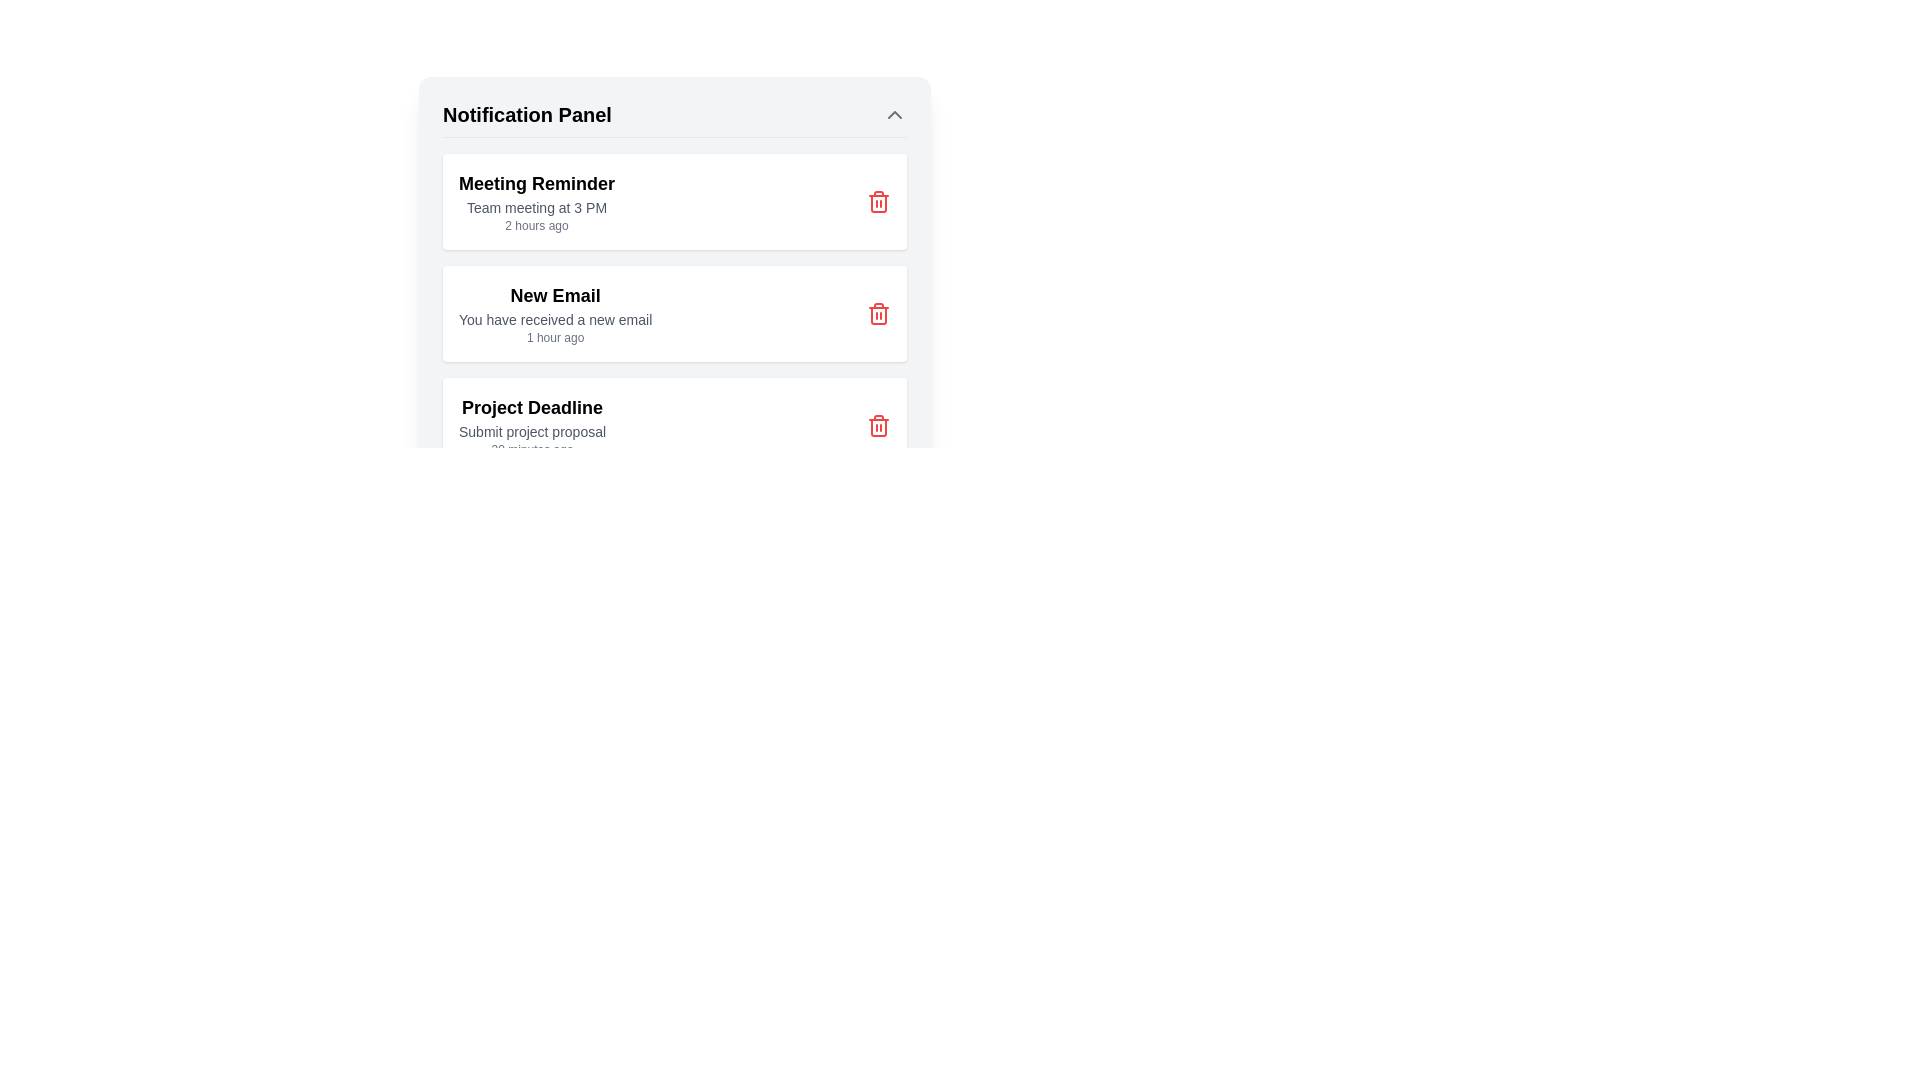 This screenshot has height=1080, width=1920. I want to click on the delete icon button located at the far right of the bottommost notification item in the Notification Panel to change its color, so click(878, 424).